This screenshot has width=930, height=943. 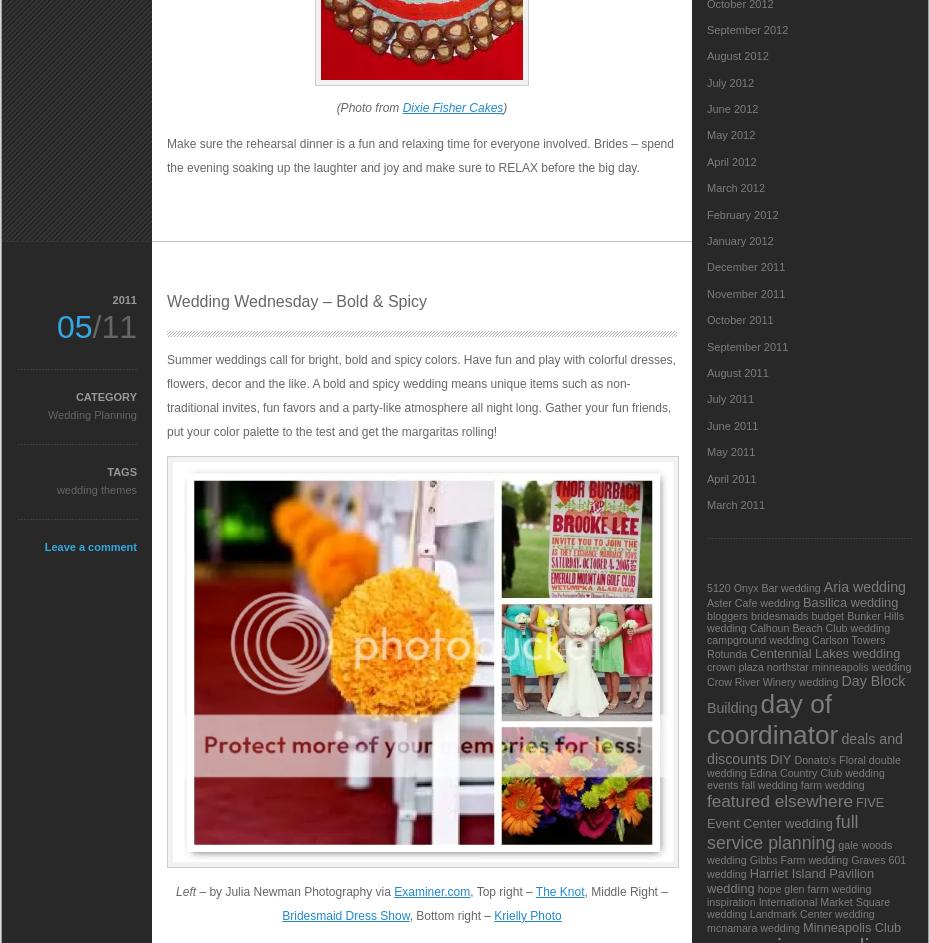 I want to click on 'crown plaza northstar minneapolis wedding', so click(x=808, y=666).